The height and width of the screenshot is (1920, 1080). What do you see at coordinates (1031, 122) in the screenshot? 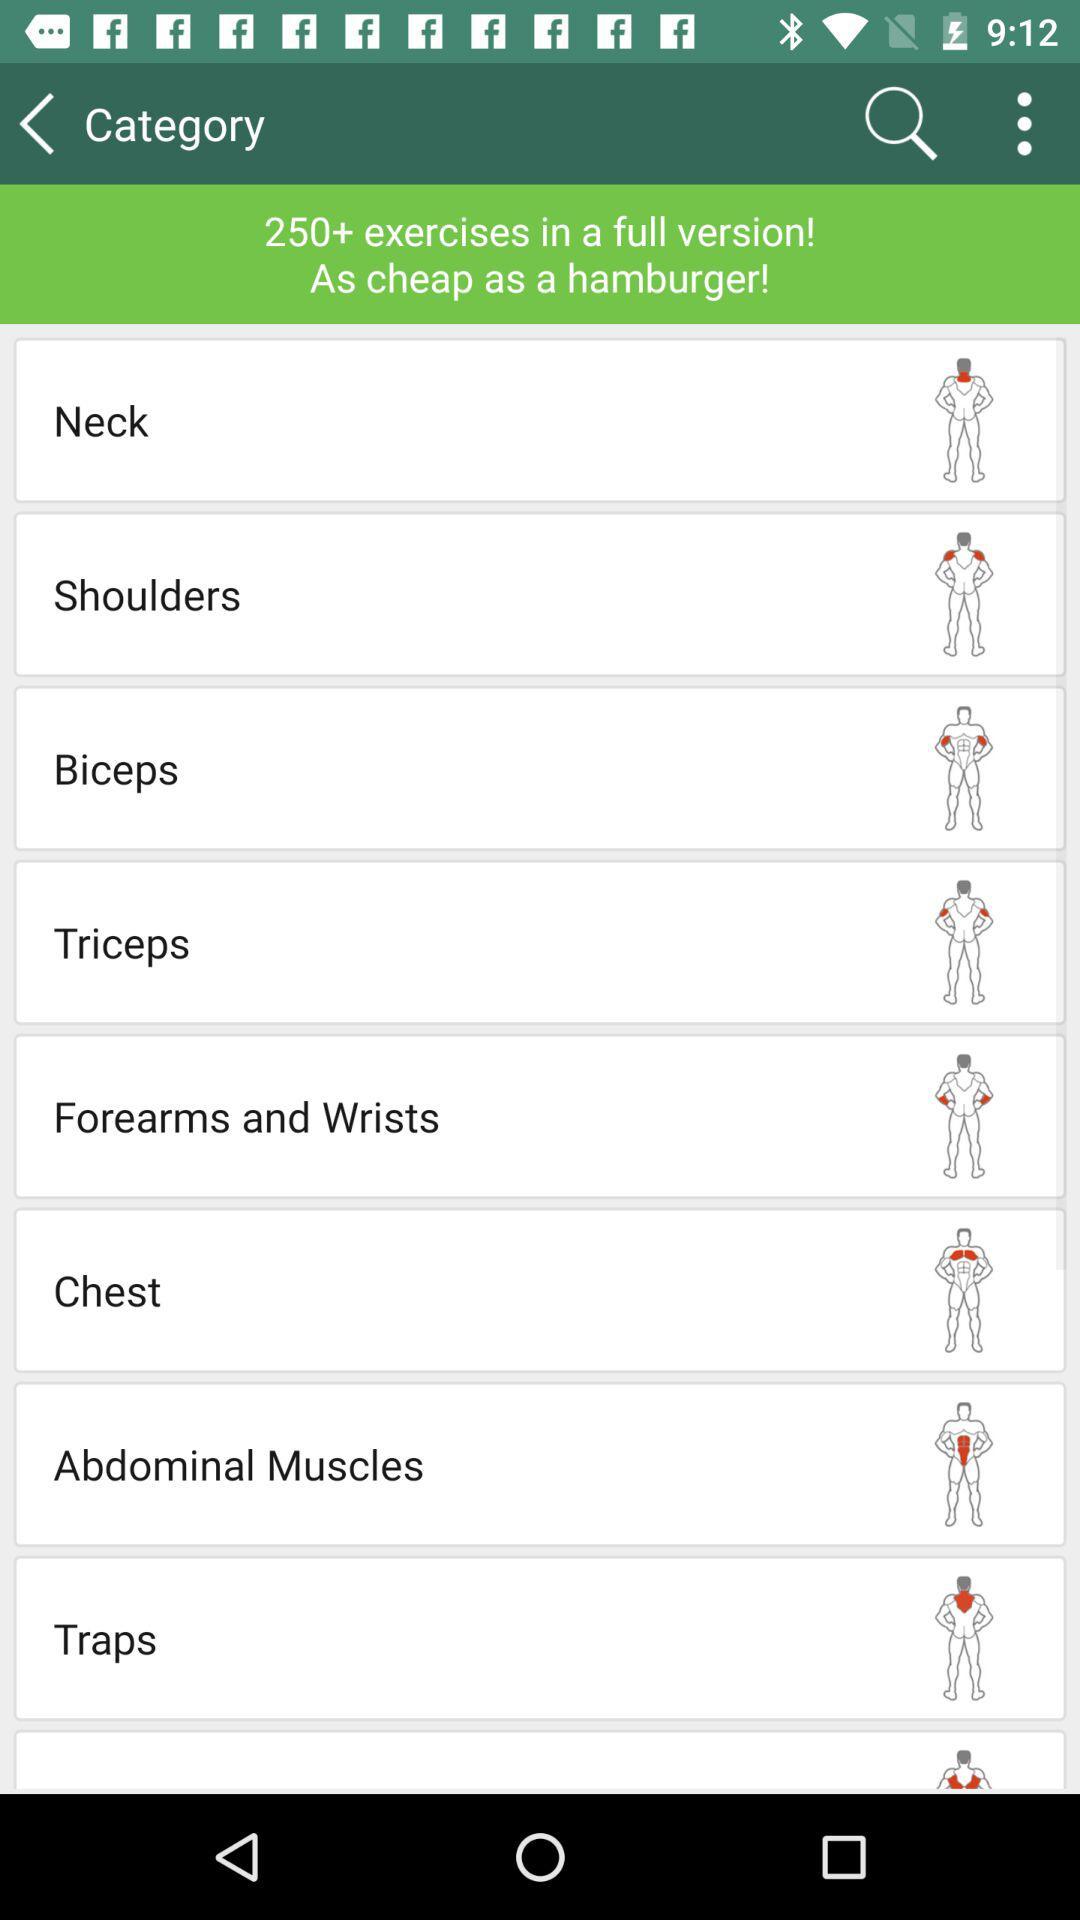
I see `icon above the 250 exercises in item` at bounding box center [1031, 122].